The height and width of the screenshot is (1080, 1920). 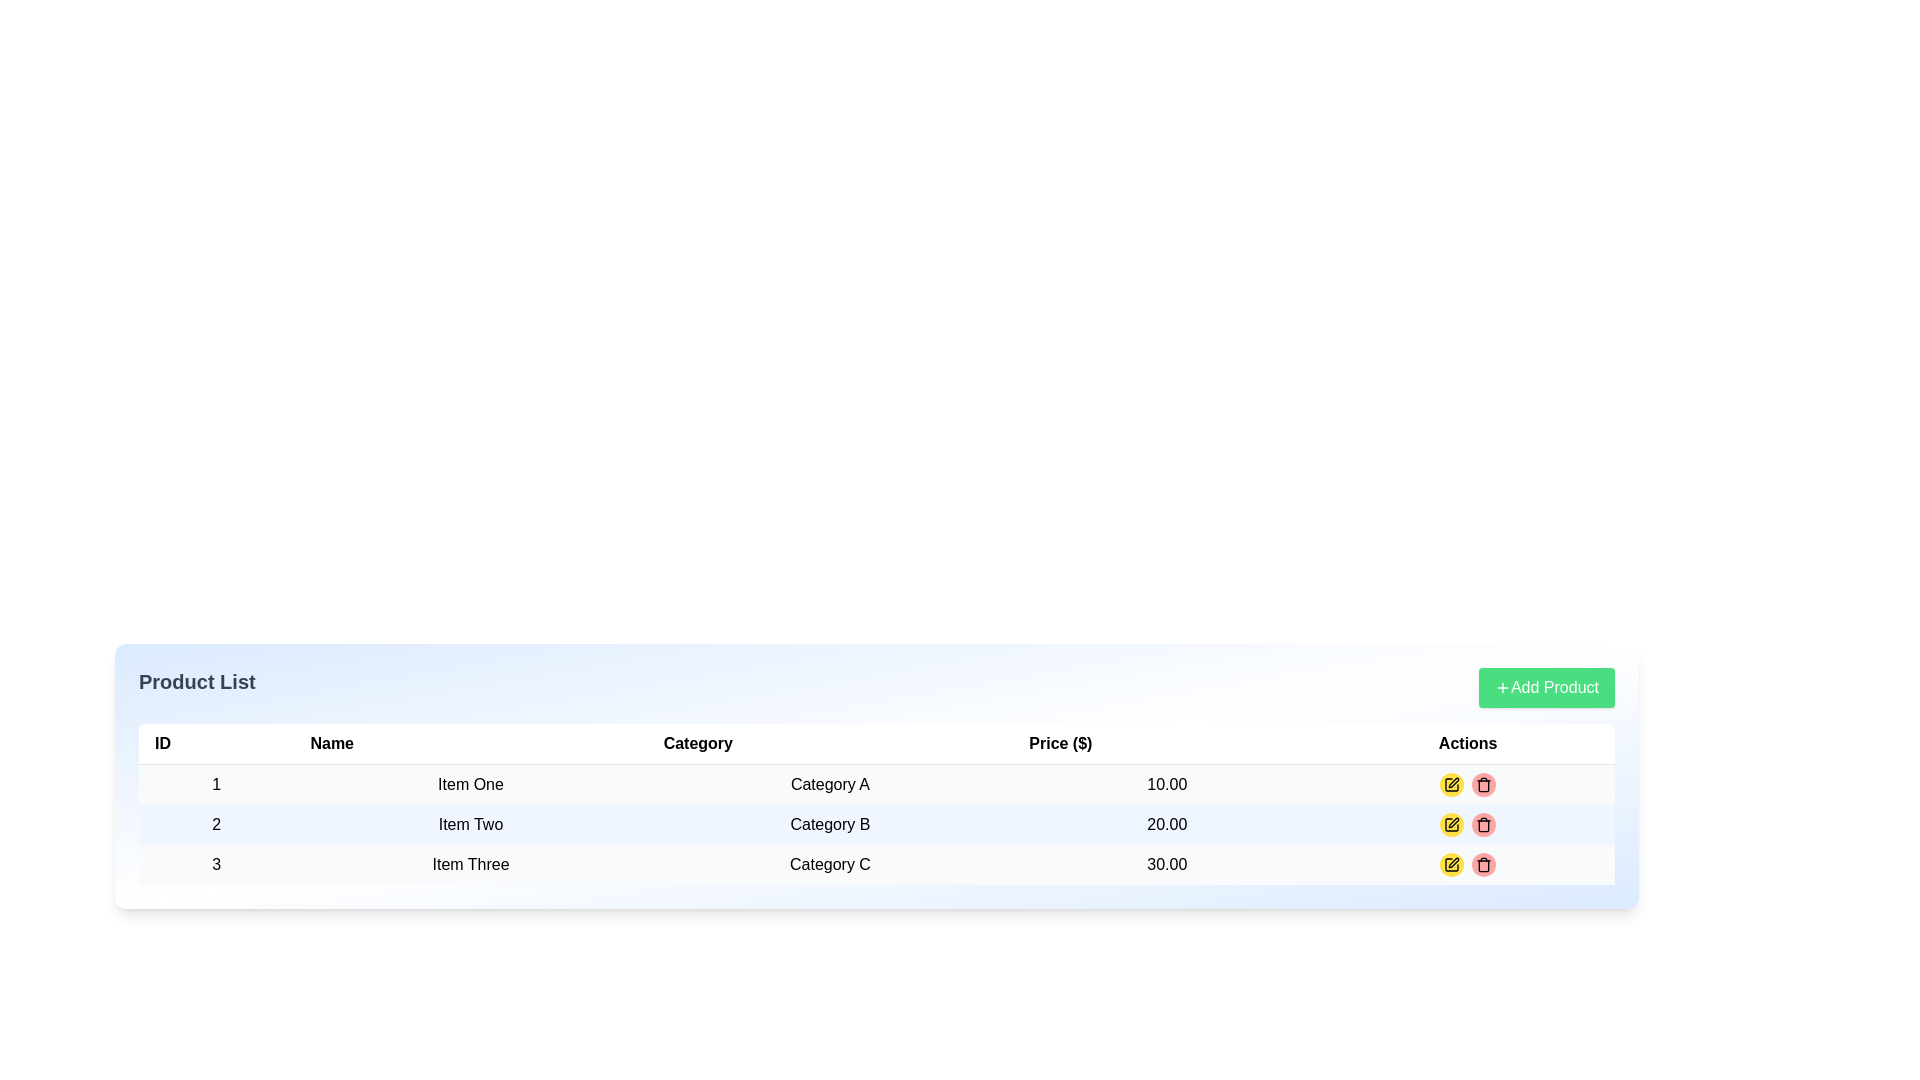 What do you see at coordinates (1484, 863) in the screenshot?
I see `the delete button with a red circular background and trash can icon, located as the third icon in the 'Actions' column of the last row of the table` at bounding box center [1484, 863].